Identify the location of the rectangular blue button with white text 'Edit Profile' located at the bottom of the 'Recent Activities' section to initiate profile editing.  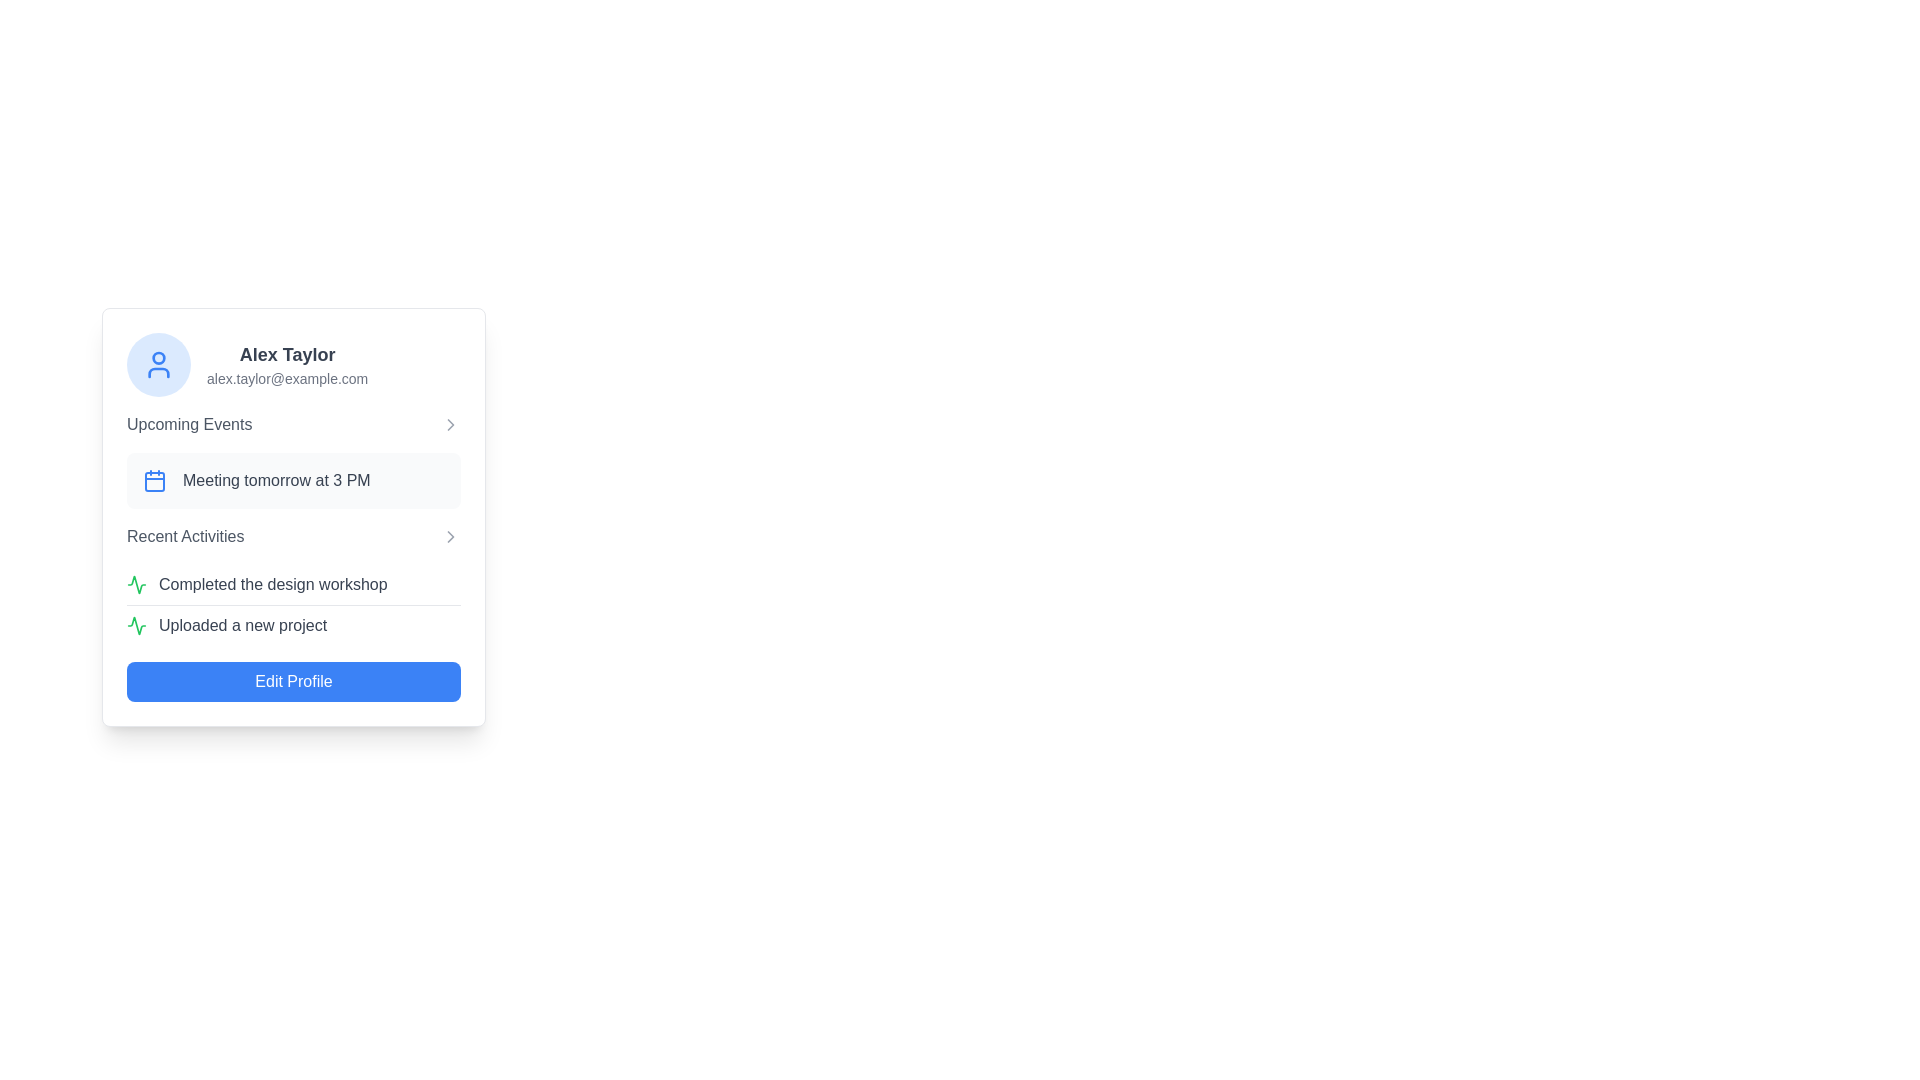
(292, 681).